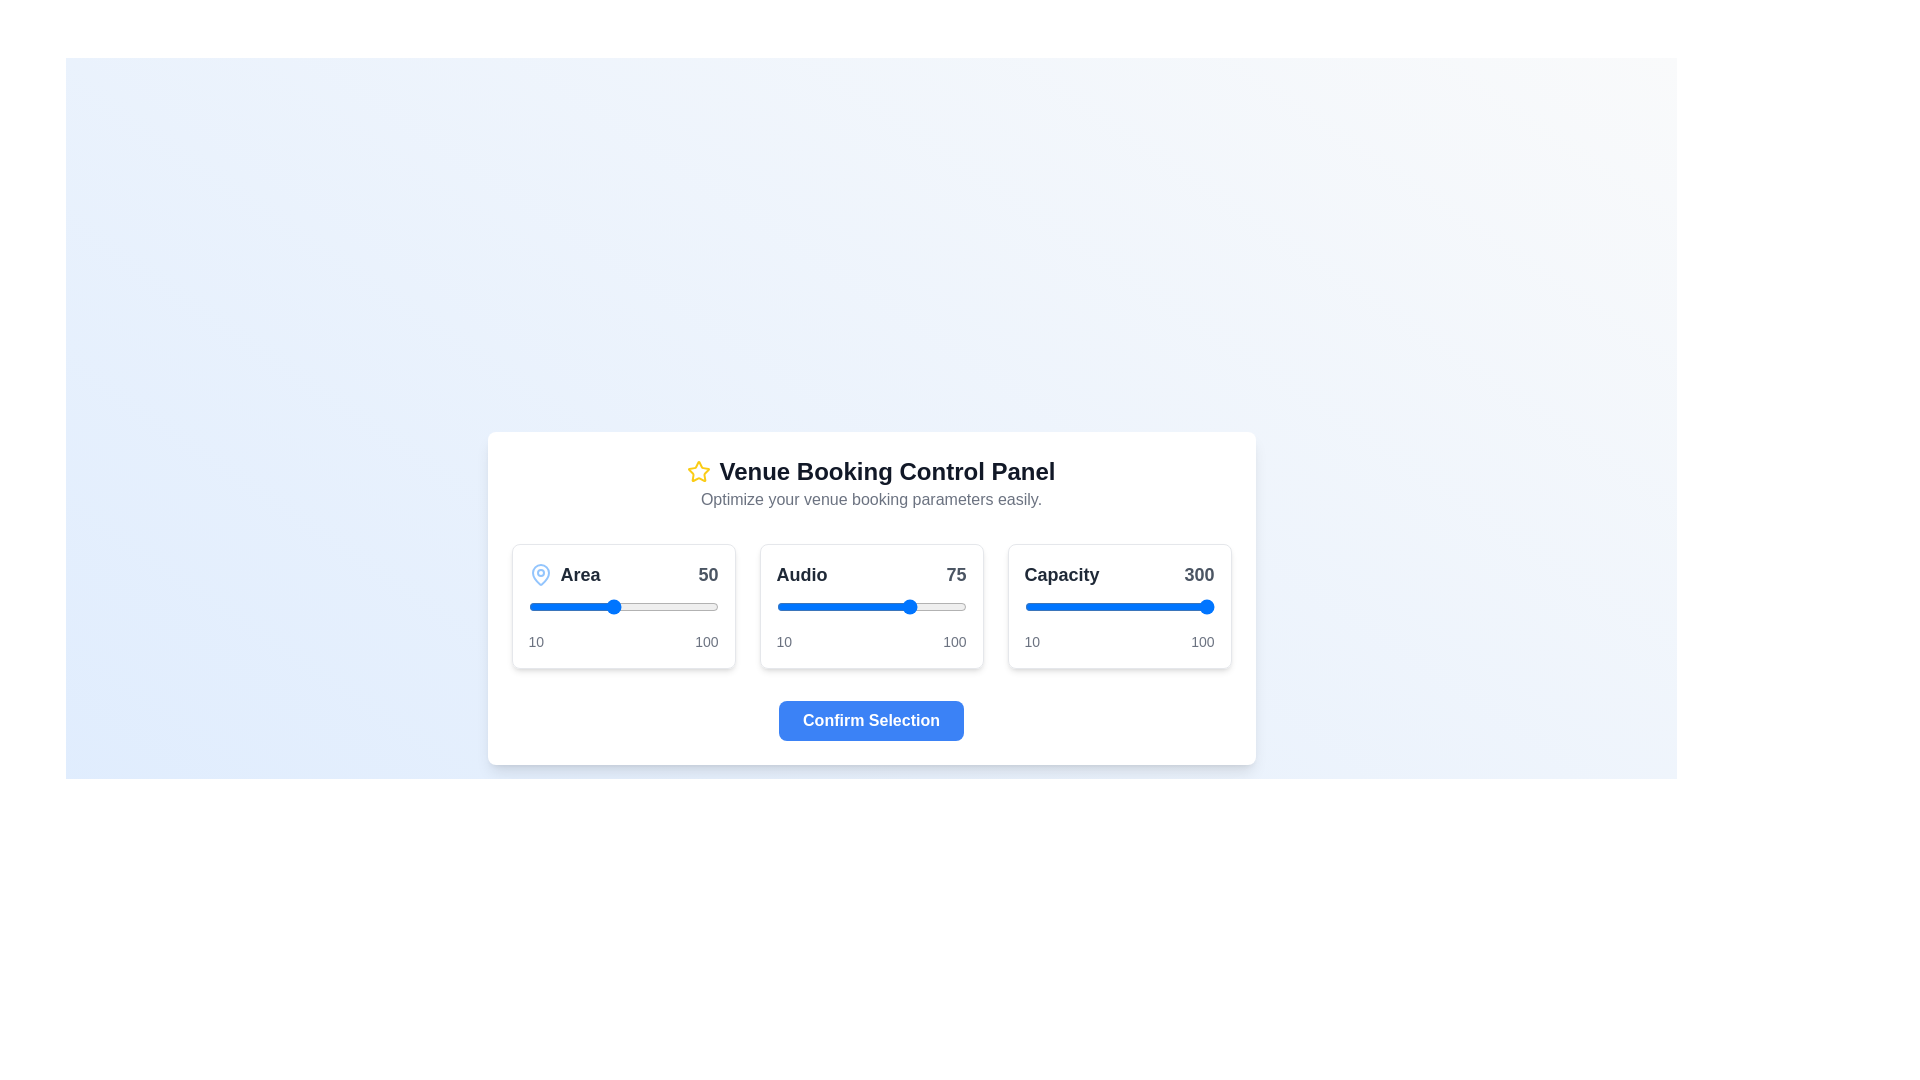 This screenshot has height=1080, width=1920. I want to click on the Text label group that provides minimum ('10') and maximum ('100') values for the associated capacity slider, located below the slider and above the 'Confirm Selection' button in the 'Capacity' box, so click(1118, 641).